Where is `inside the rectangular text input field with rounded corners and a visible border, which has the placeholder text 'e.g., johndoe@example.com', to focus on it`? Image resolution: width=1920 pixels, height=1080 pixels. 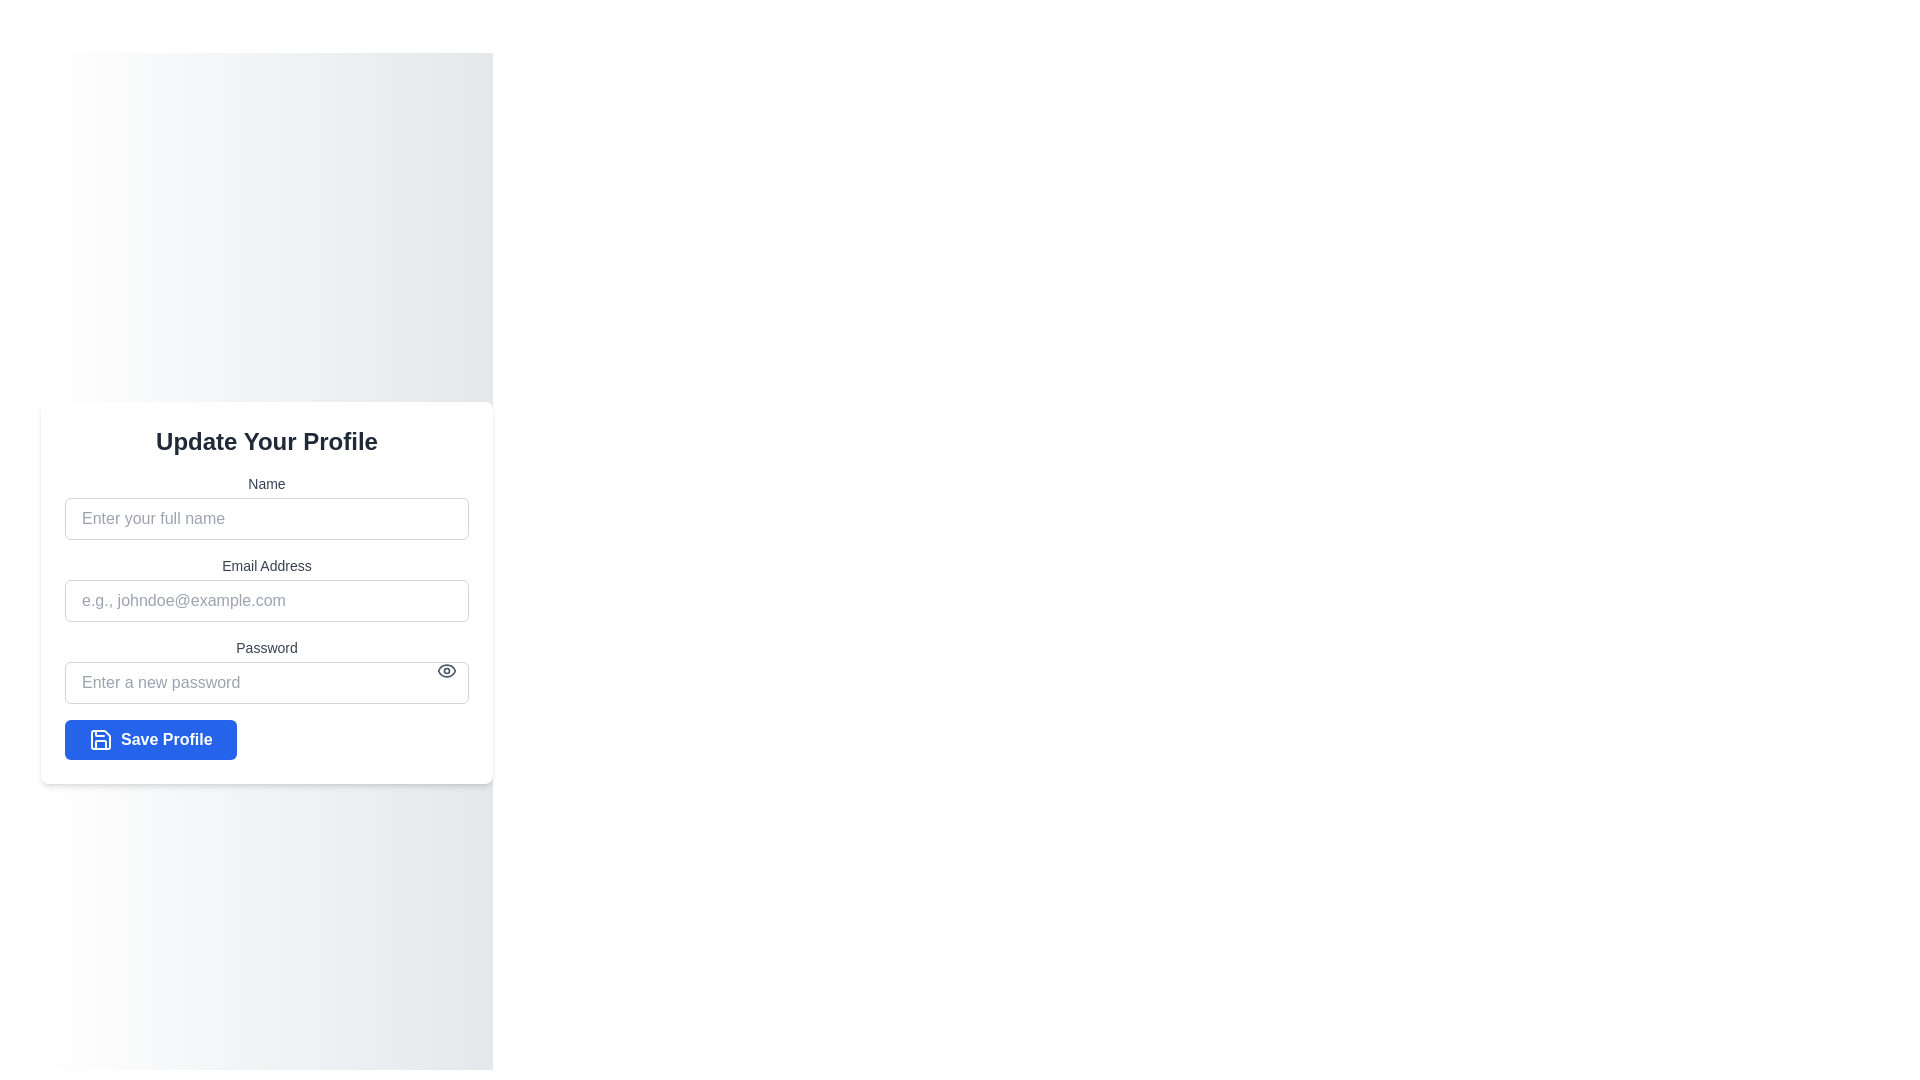
inside the rectangular text input field with rounded corners and a visible border, which has the placeholder text 'e.g., johndoe@example.com', to focus on it is located at coordinates (266, 600).